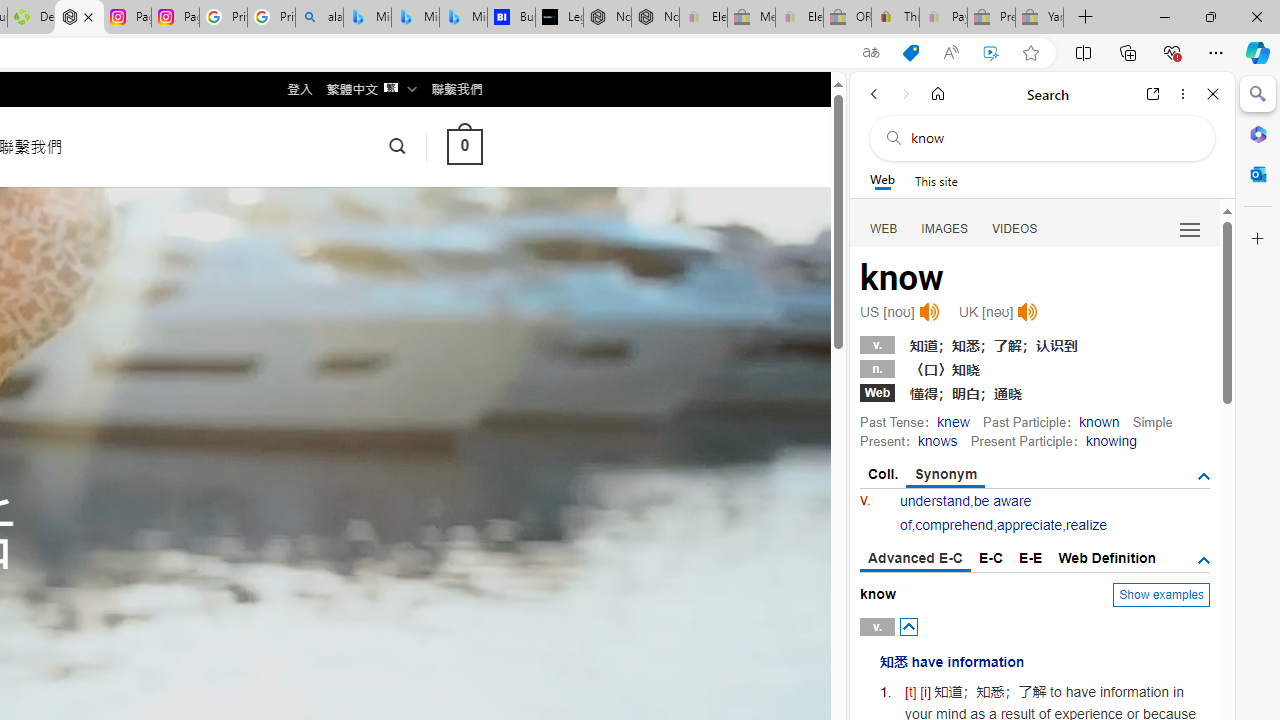 The height and width of the screenshot is (720, 1280). What do you see at coordinates (934, 500) in the screenshot?
I see `'understand'` at bounding box center [934, 500].